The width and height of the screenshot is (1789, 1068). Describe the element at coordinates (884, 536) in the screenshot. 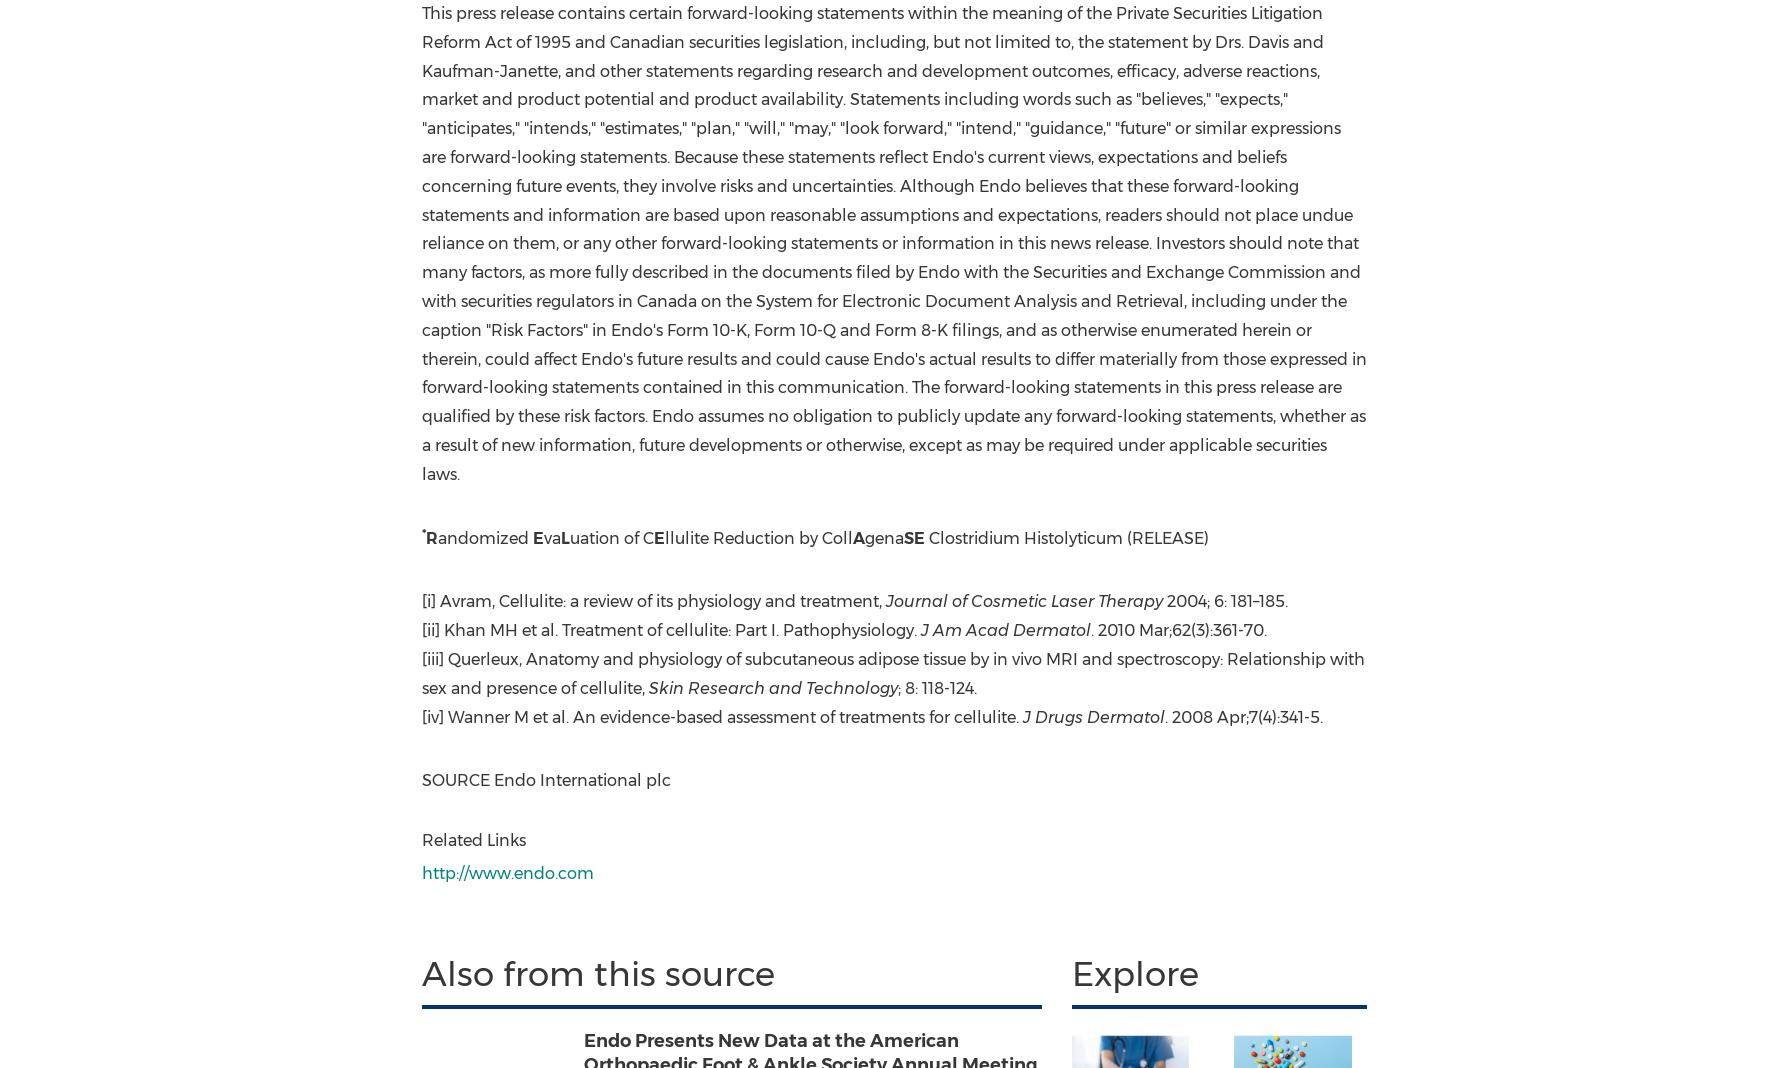

I see `'gena'` at that location.